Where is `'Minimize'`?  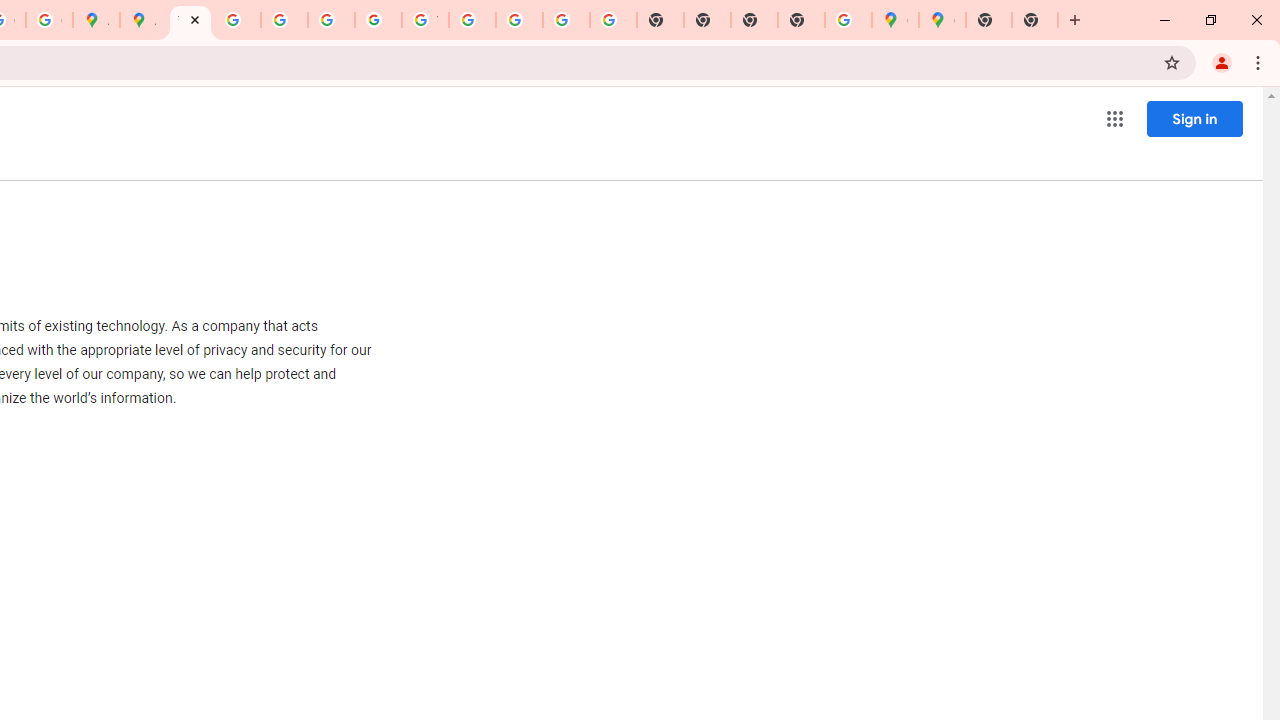 'Minimize' is located at coordinates (1165, 20).